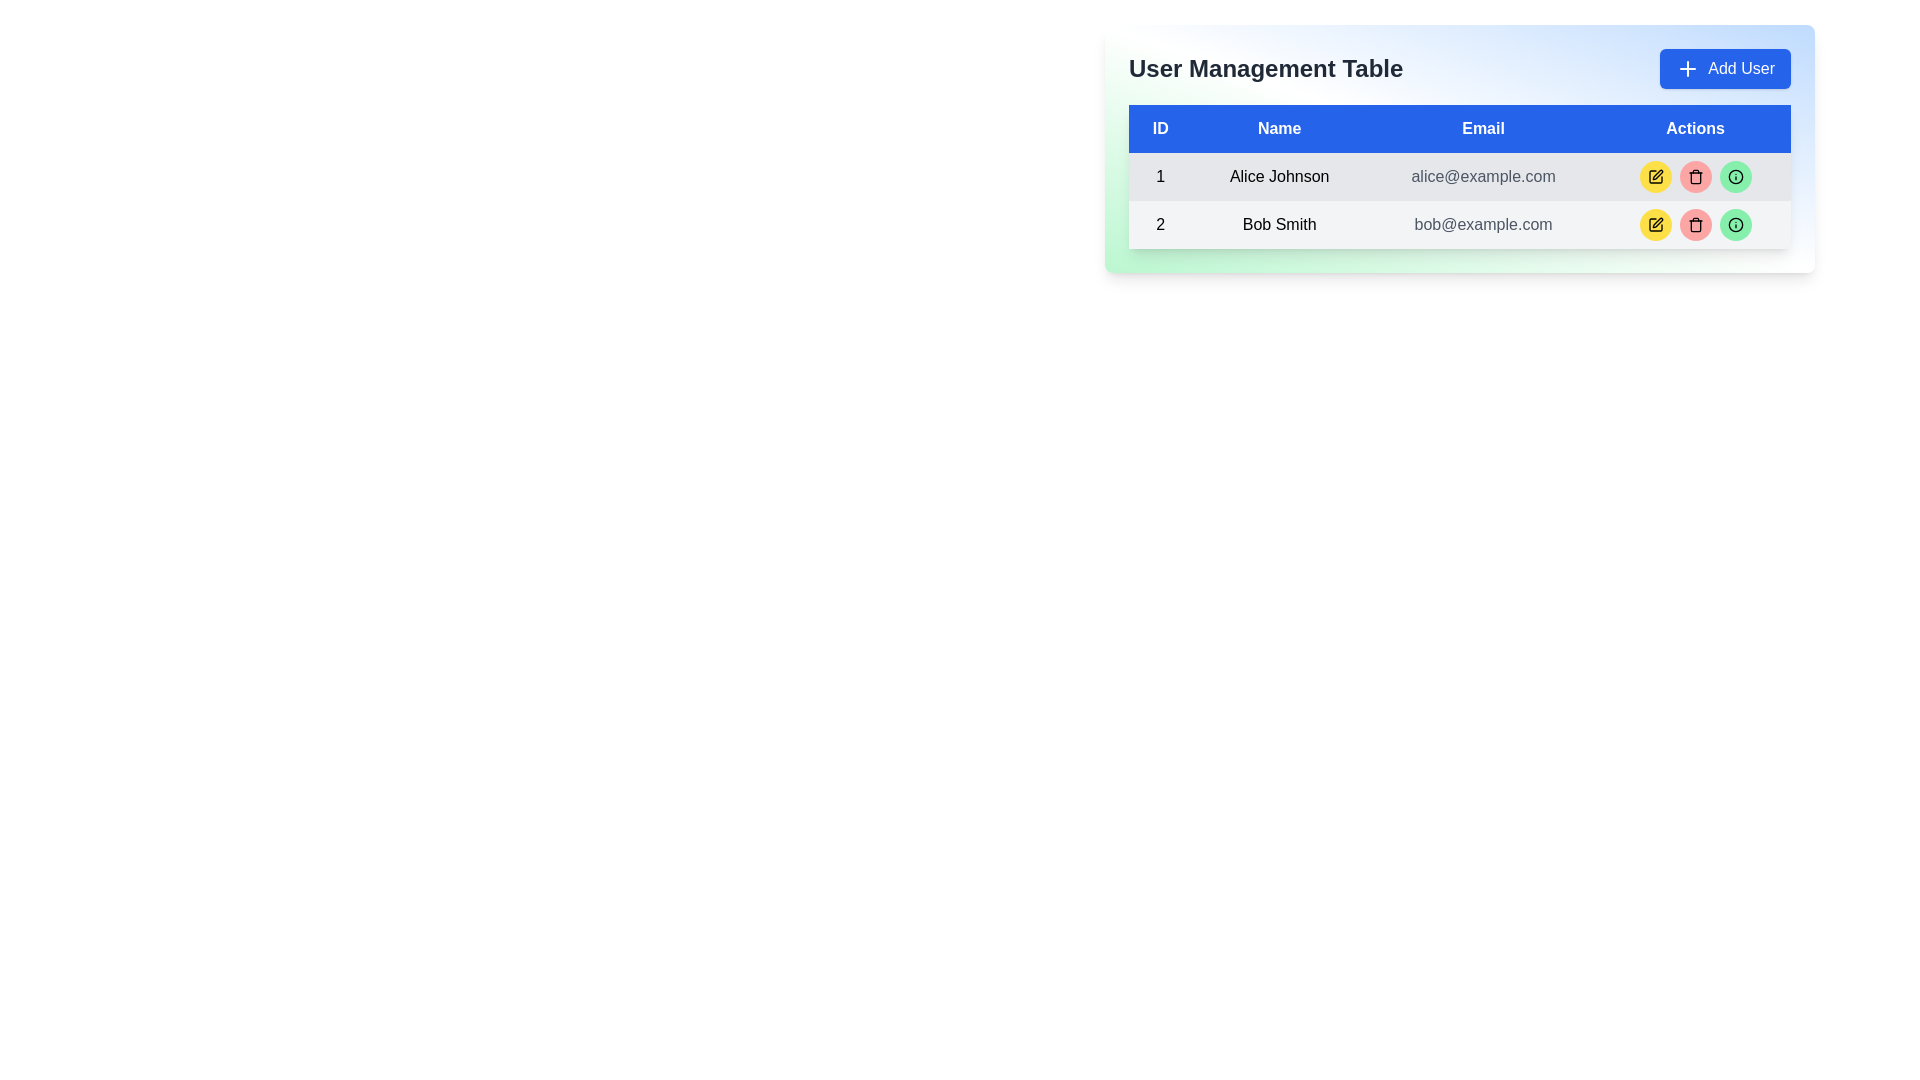 This screenshot has width=1920, height=1080. What do you see at coordinates (1656, 173) in the screenshot?
I see `the edit icon button in the Actions column of the user management table` at bounding box center [1656, 173].